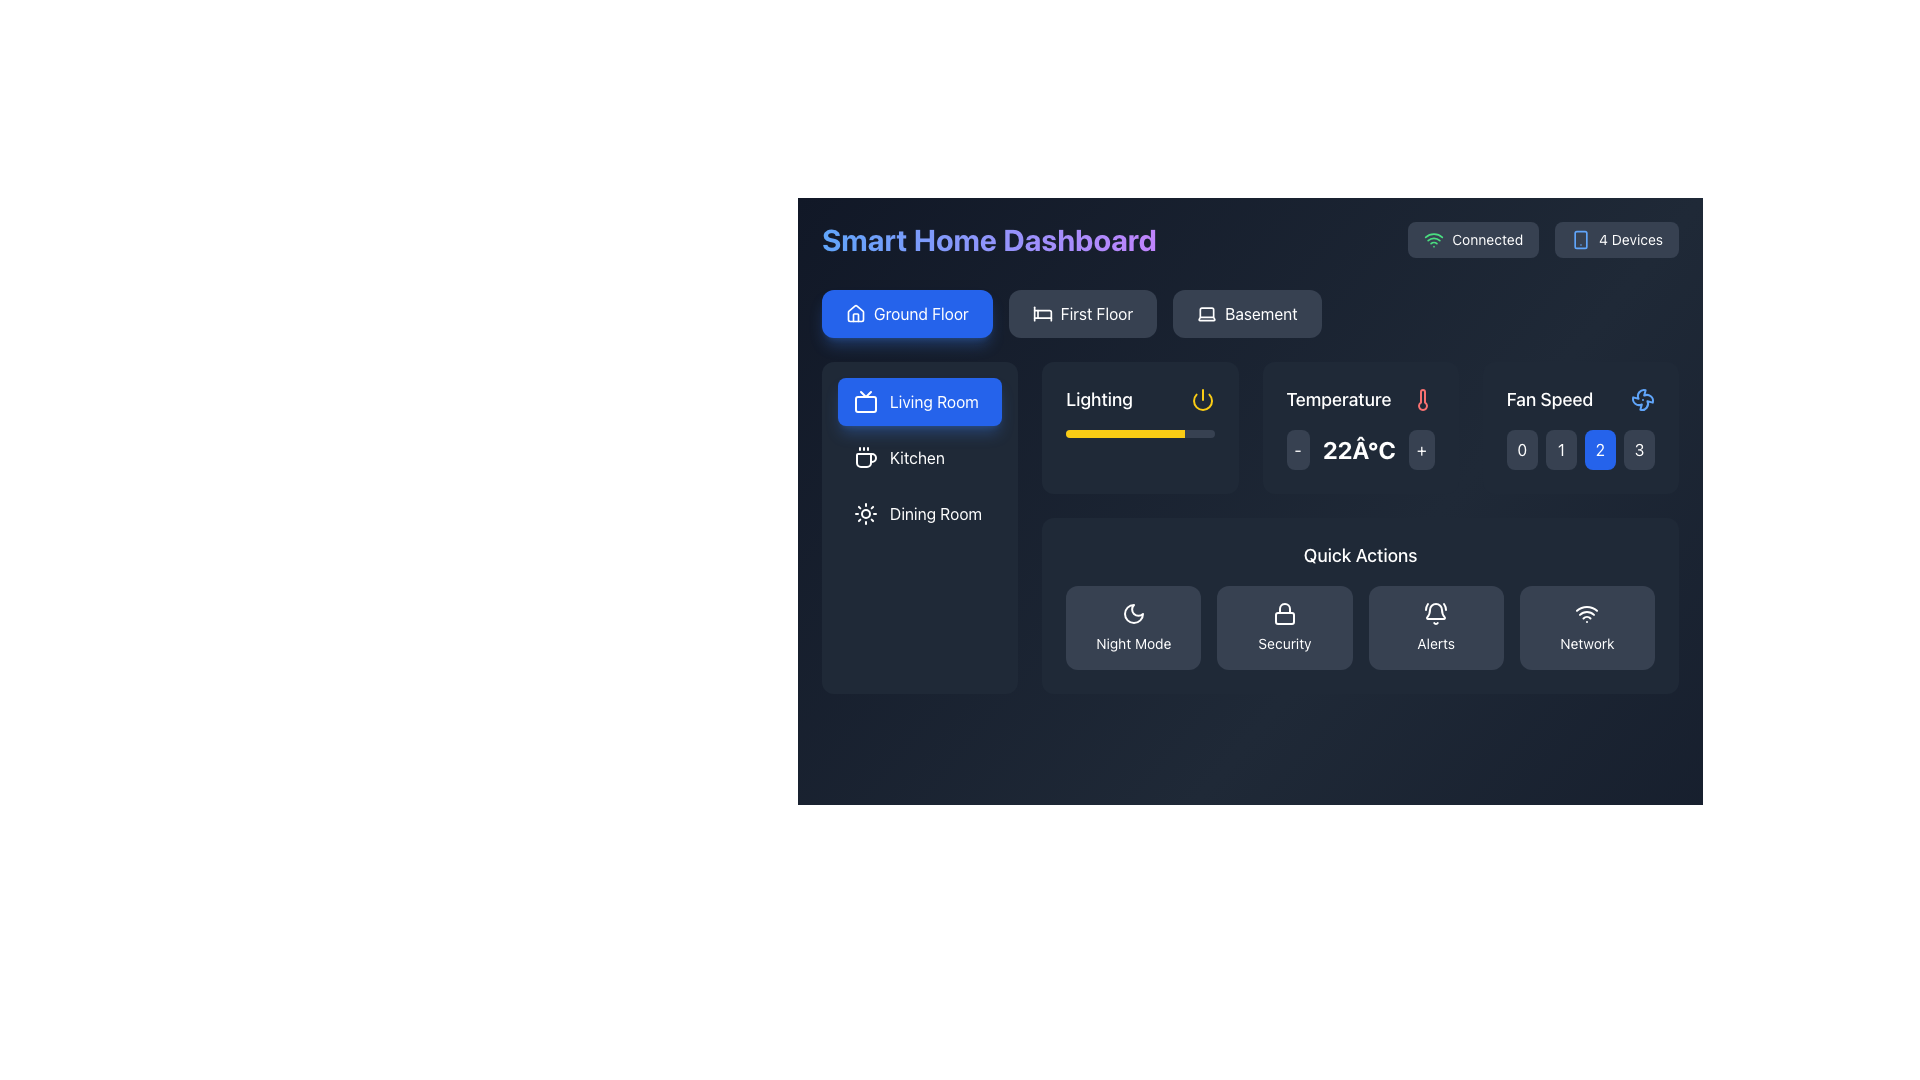 The height and width of the screenshot is (1080, 1920). I want to click on the '+' button located at the far right of the temperature control panel to observe the styling change, so click(1420, 450).